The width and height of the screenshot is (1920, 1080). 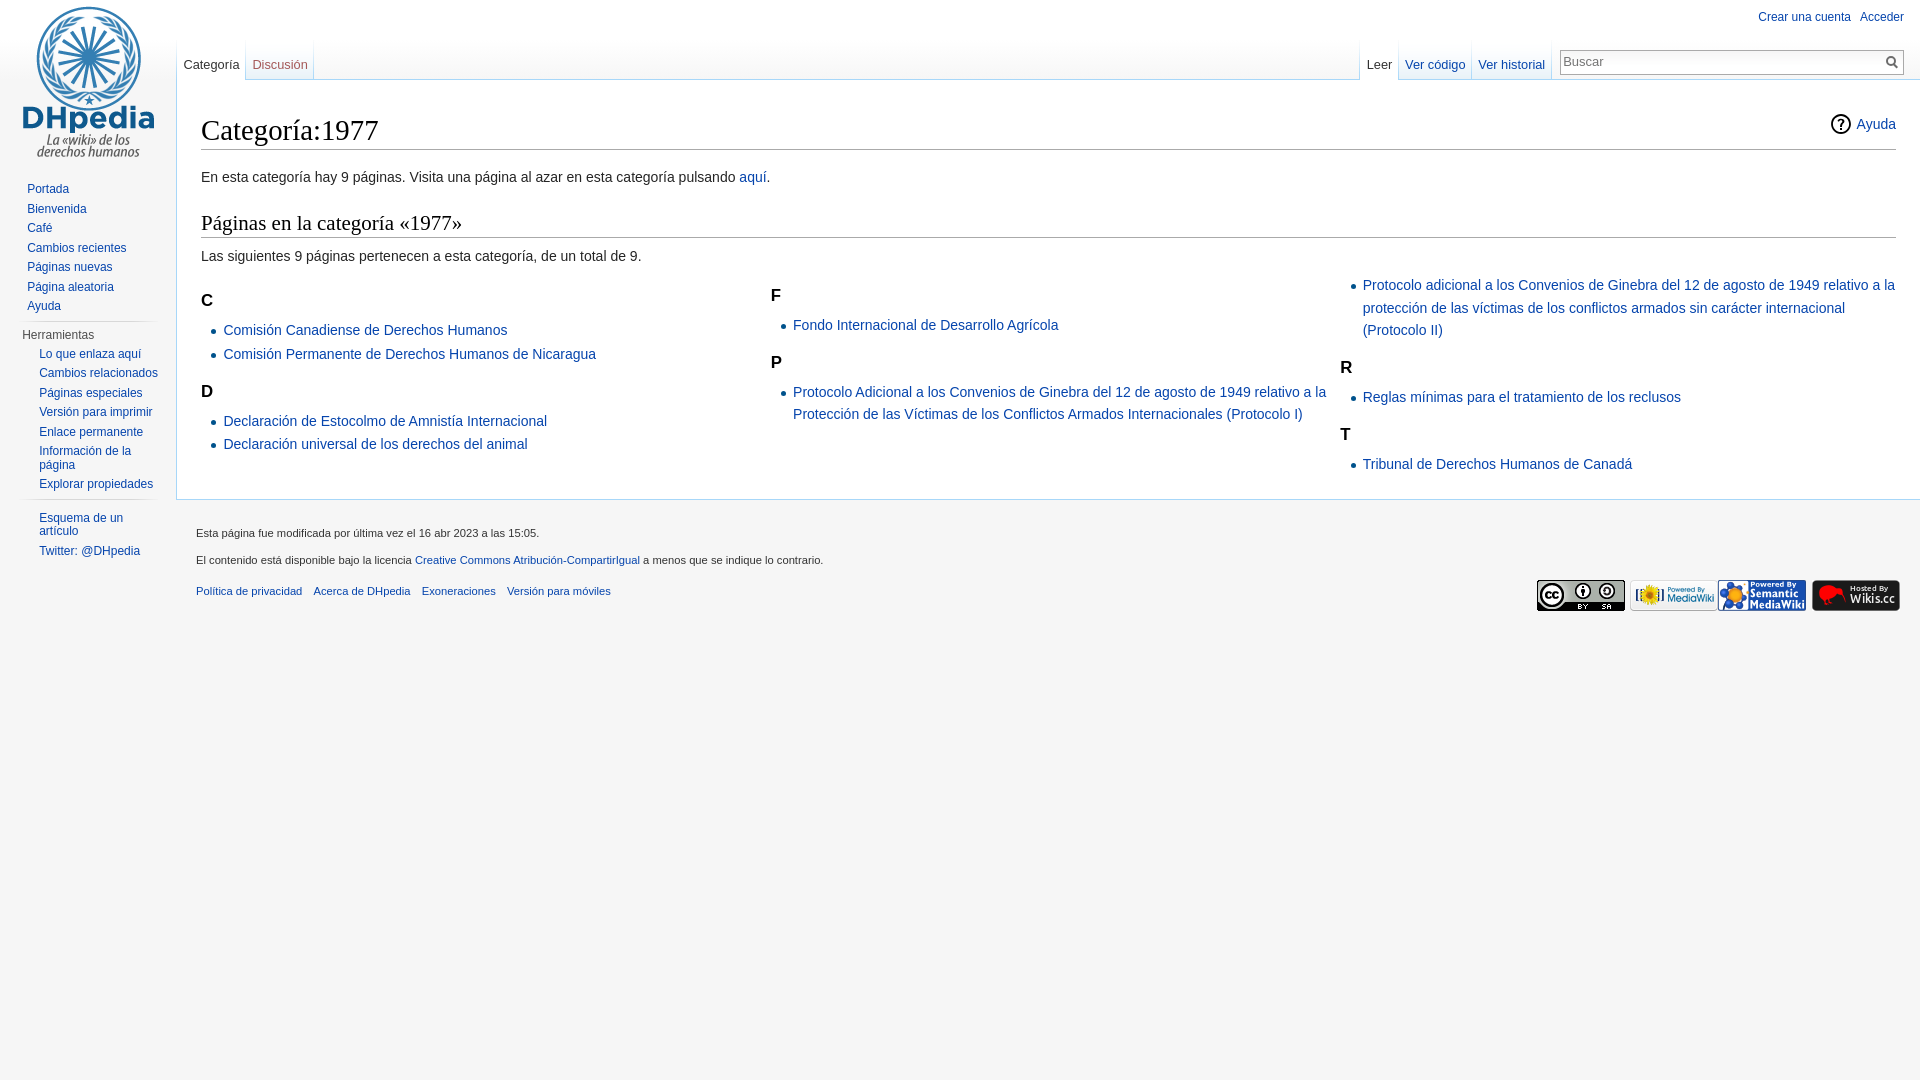 I want to click on 'Bienvenida', so click(x=56, y=208).